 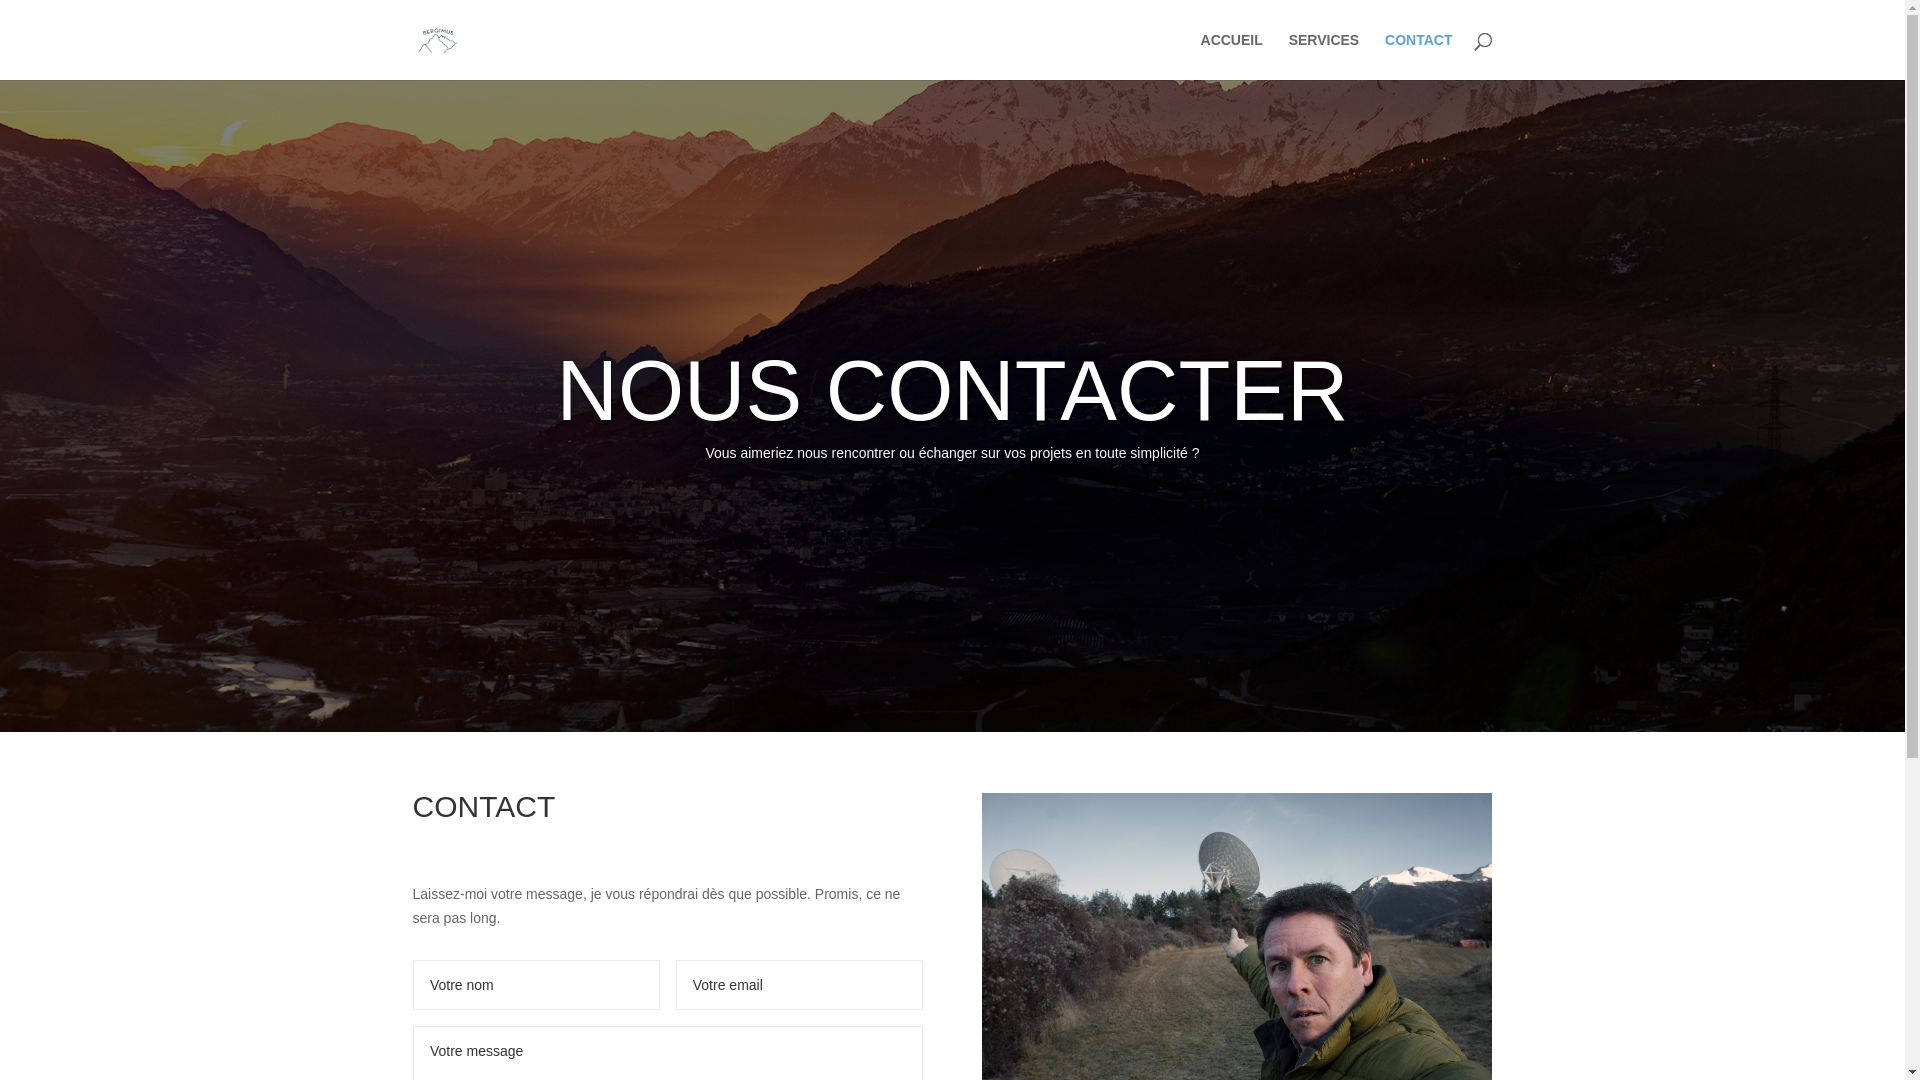 I want to click on 'SERVICES', so click(x=1324, y=55).